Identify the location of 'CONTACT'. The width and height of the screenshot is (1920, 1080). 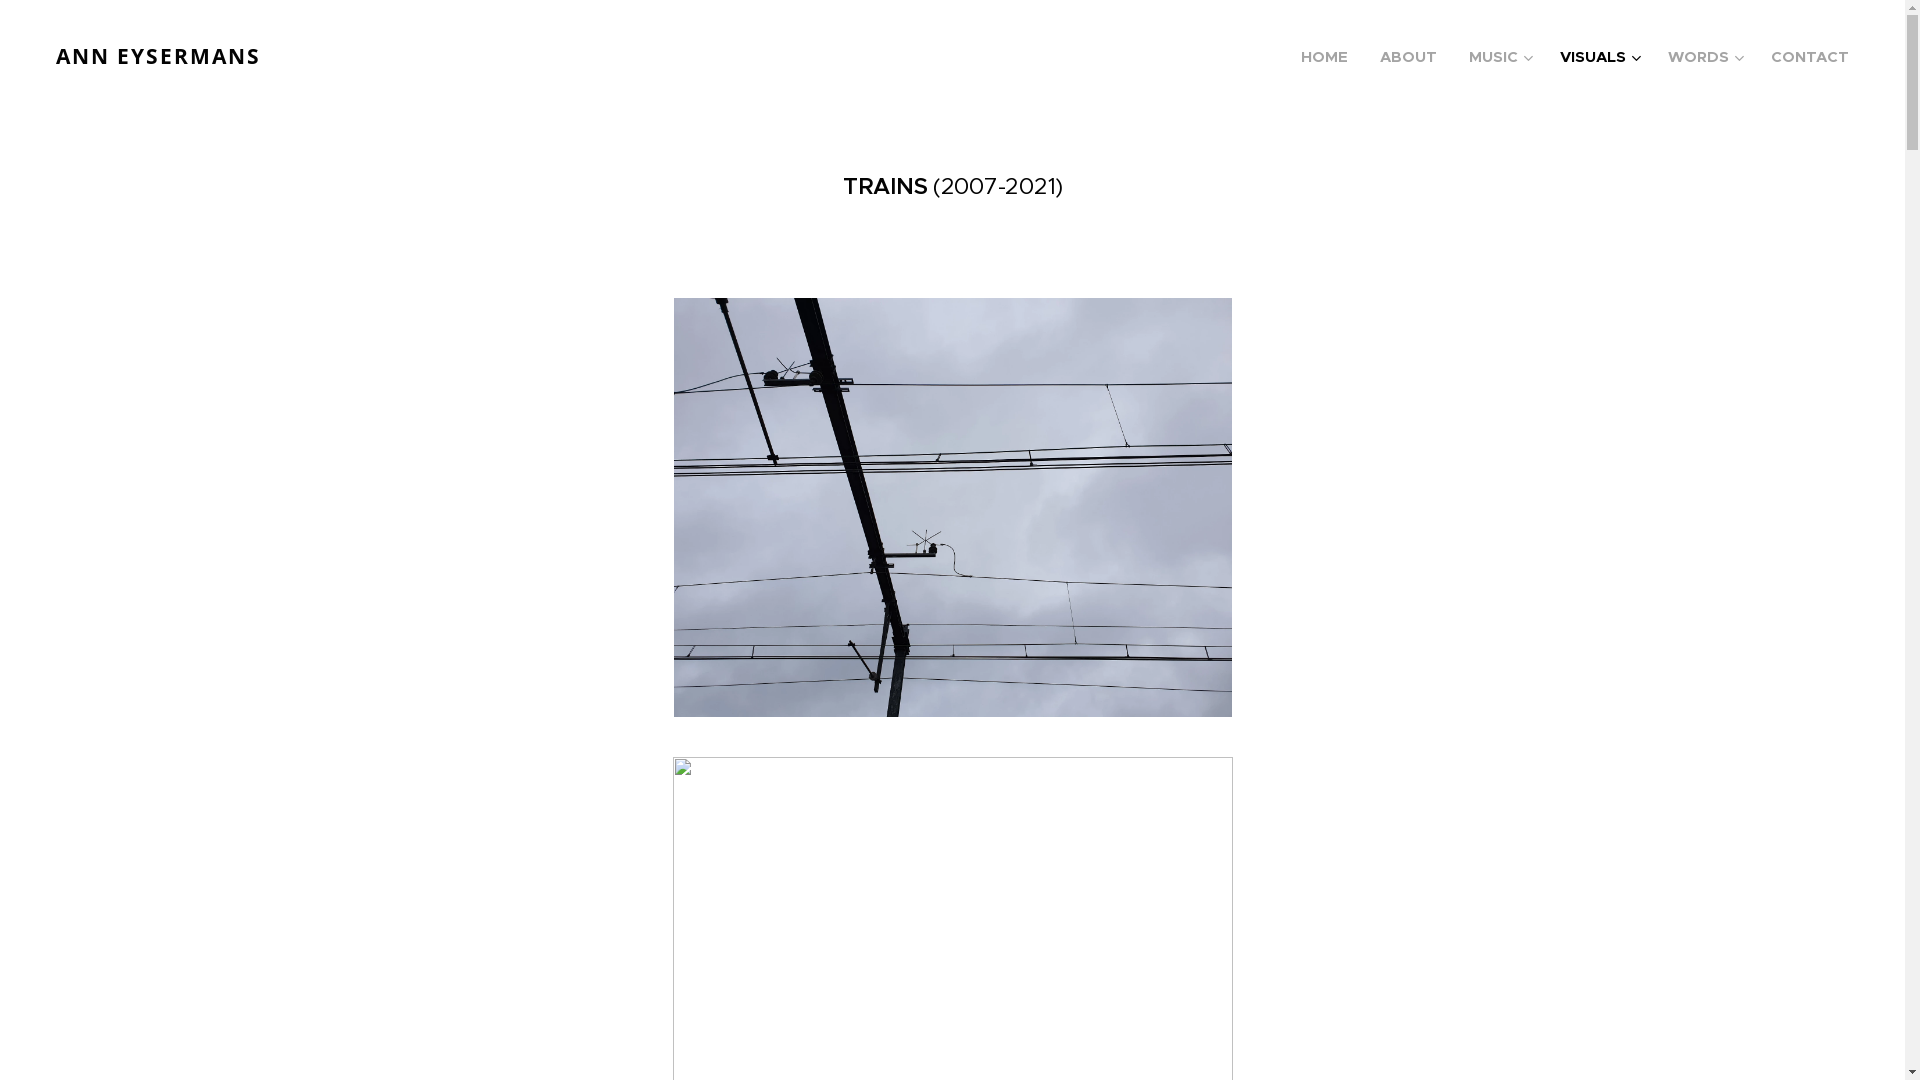
(1801, 56).